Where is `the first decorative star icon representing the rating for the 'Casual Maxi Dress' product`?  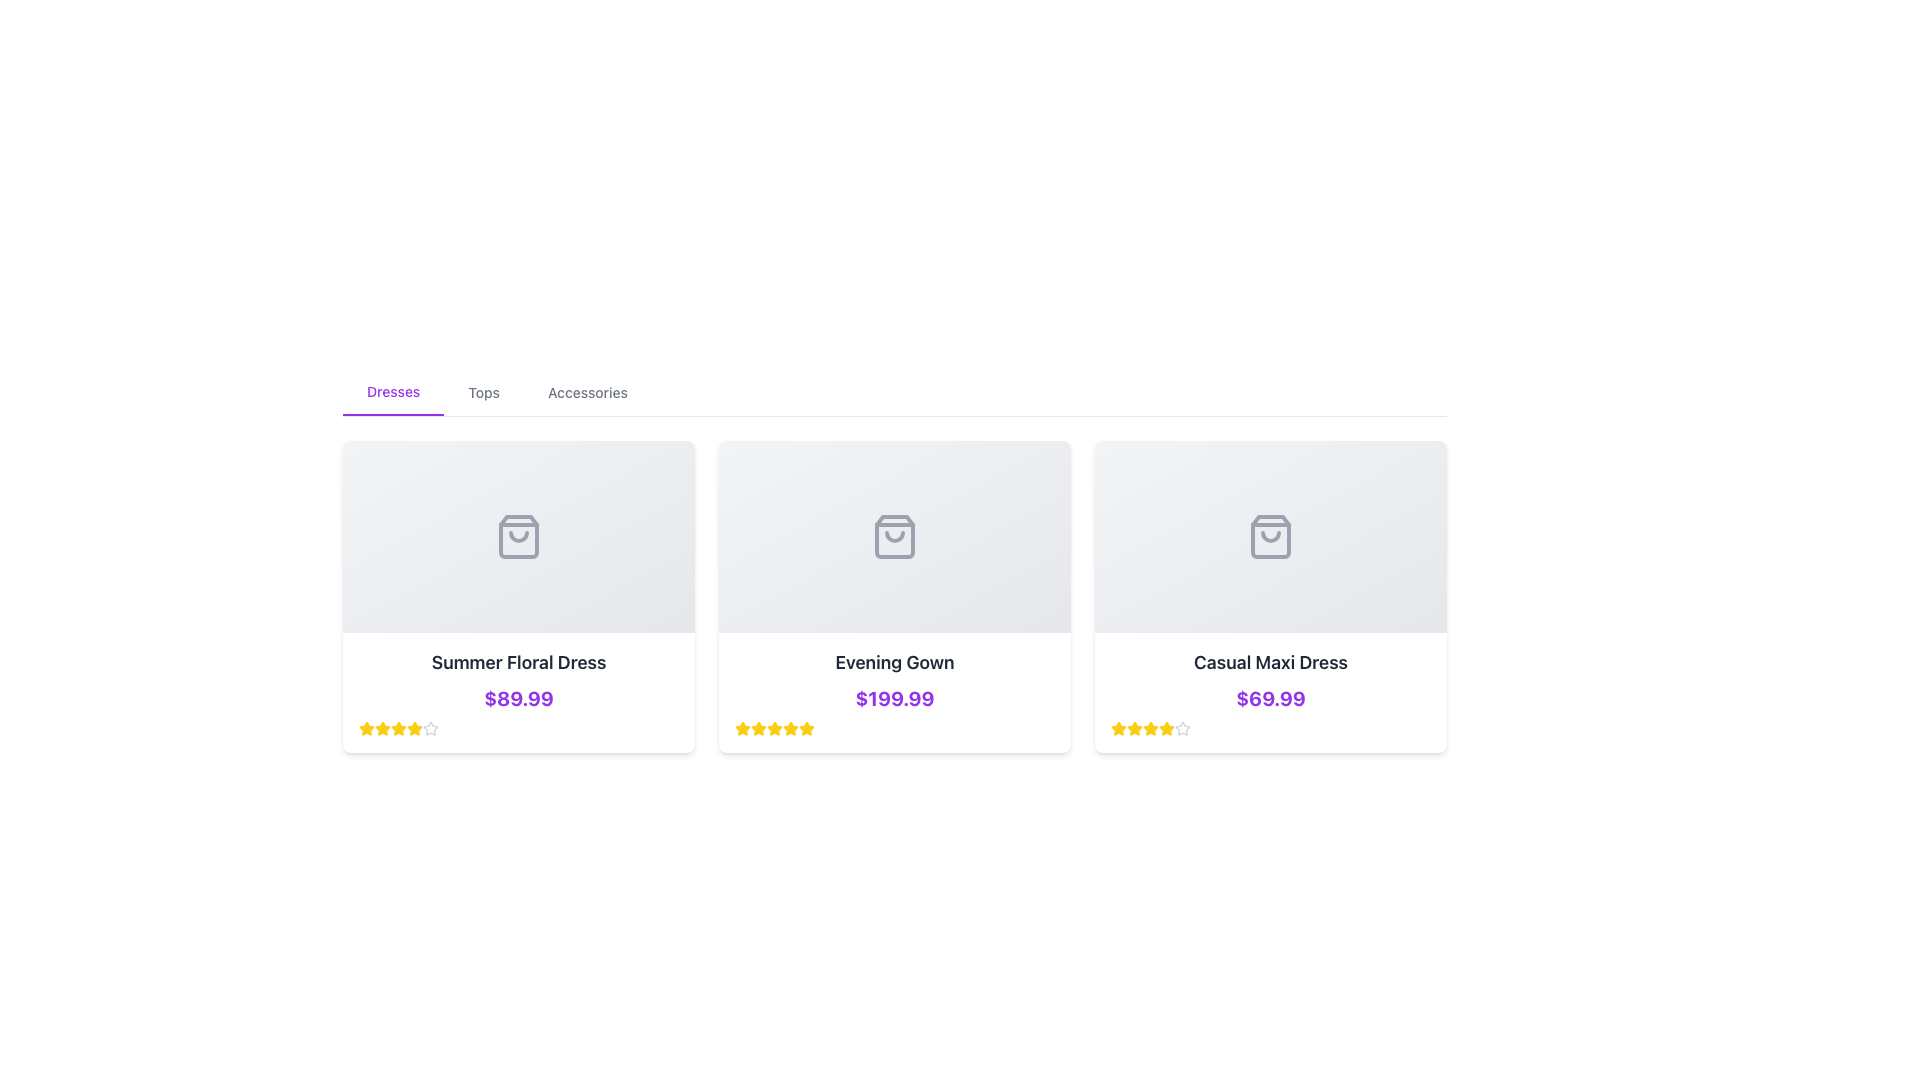 the first decorative star icon representing the rating for the 'Casual Maxi Dress' product is located at coordinates (1117, 729).